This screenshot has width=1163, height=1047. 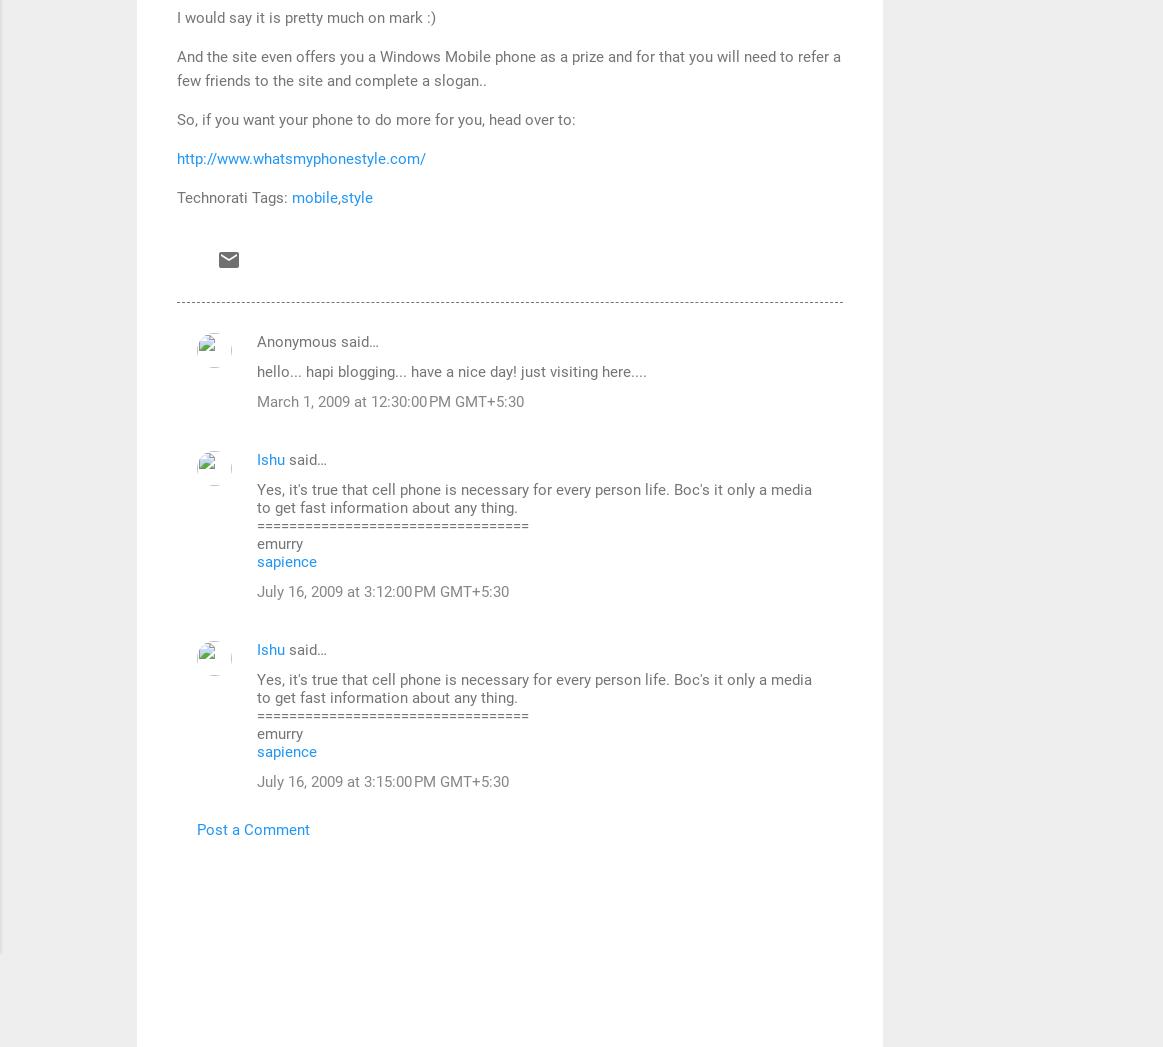 What do you see at coordinates (305, 15) in the screenshot?
I see `'I would say it is pretty much on mark :)'` at bounding box center [305, 15].